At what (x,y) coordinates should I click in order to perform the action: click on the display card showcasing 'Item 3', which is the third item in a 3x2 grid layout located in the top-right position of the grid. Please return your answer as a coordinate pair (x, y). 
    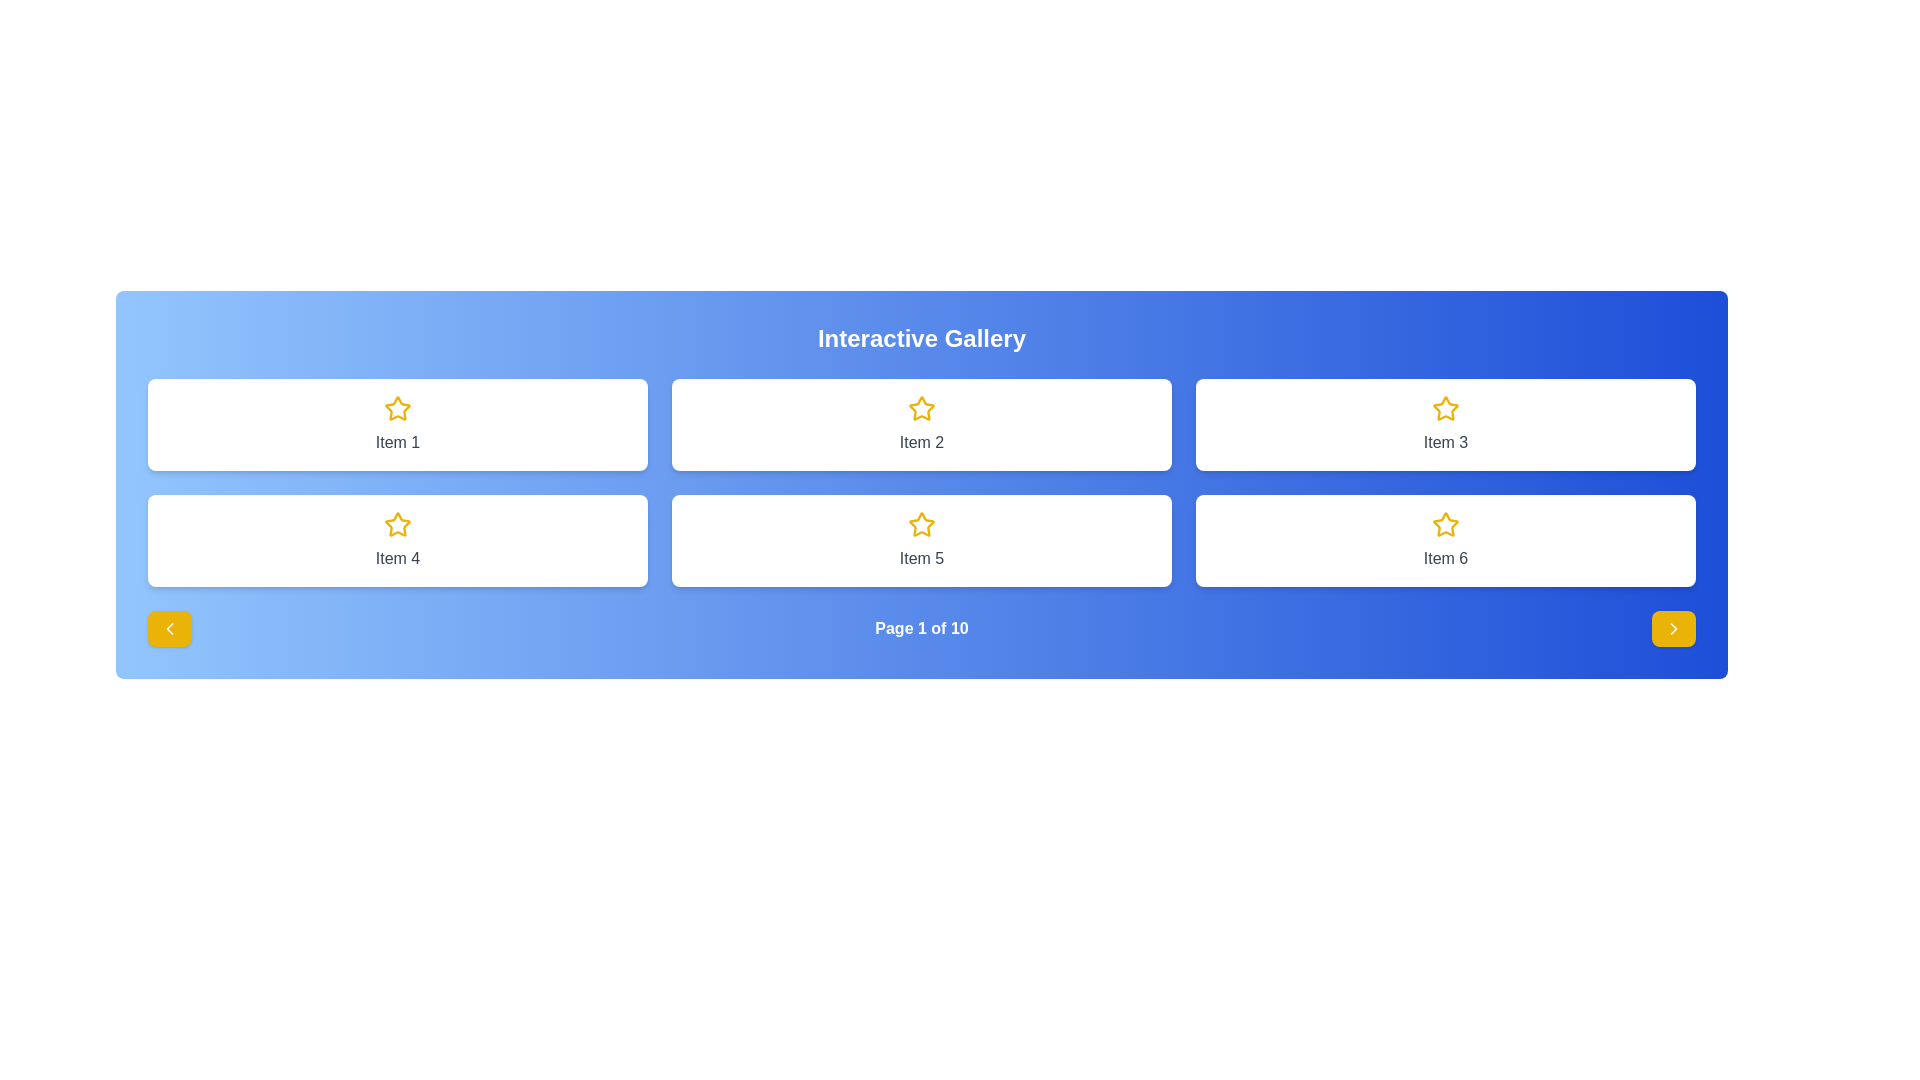
    Looking at the image, I should click on (1445, 423).